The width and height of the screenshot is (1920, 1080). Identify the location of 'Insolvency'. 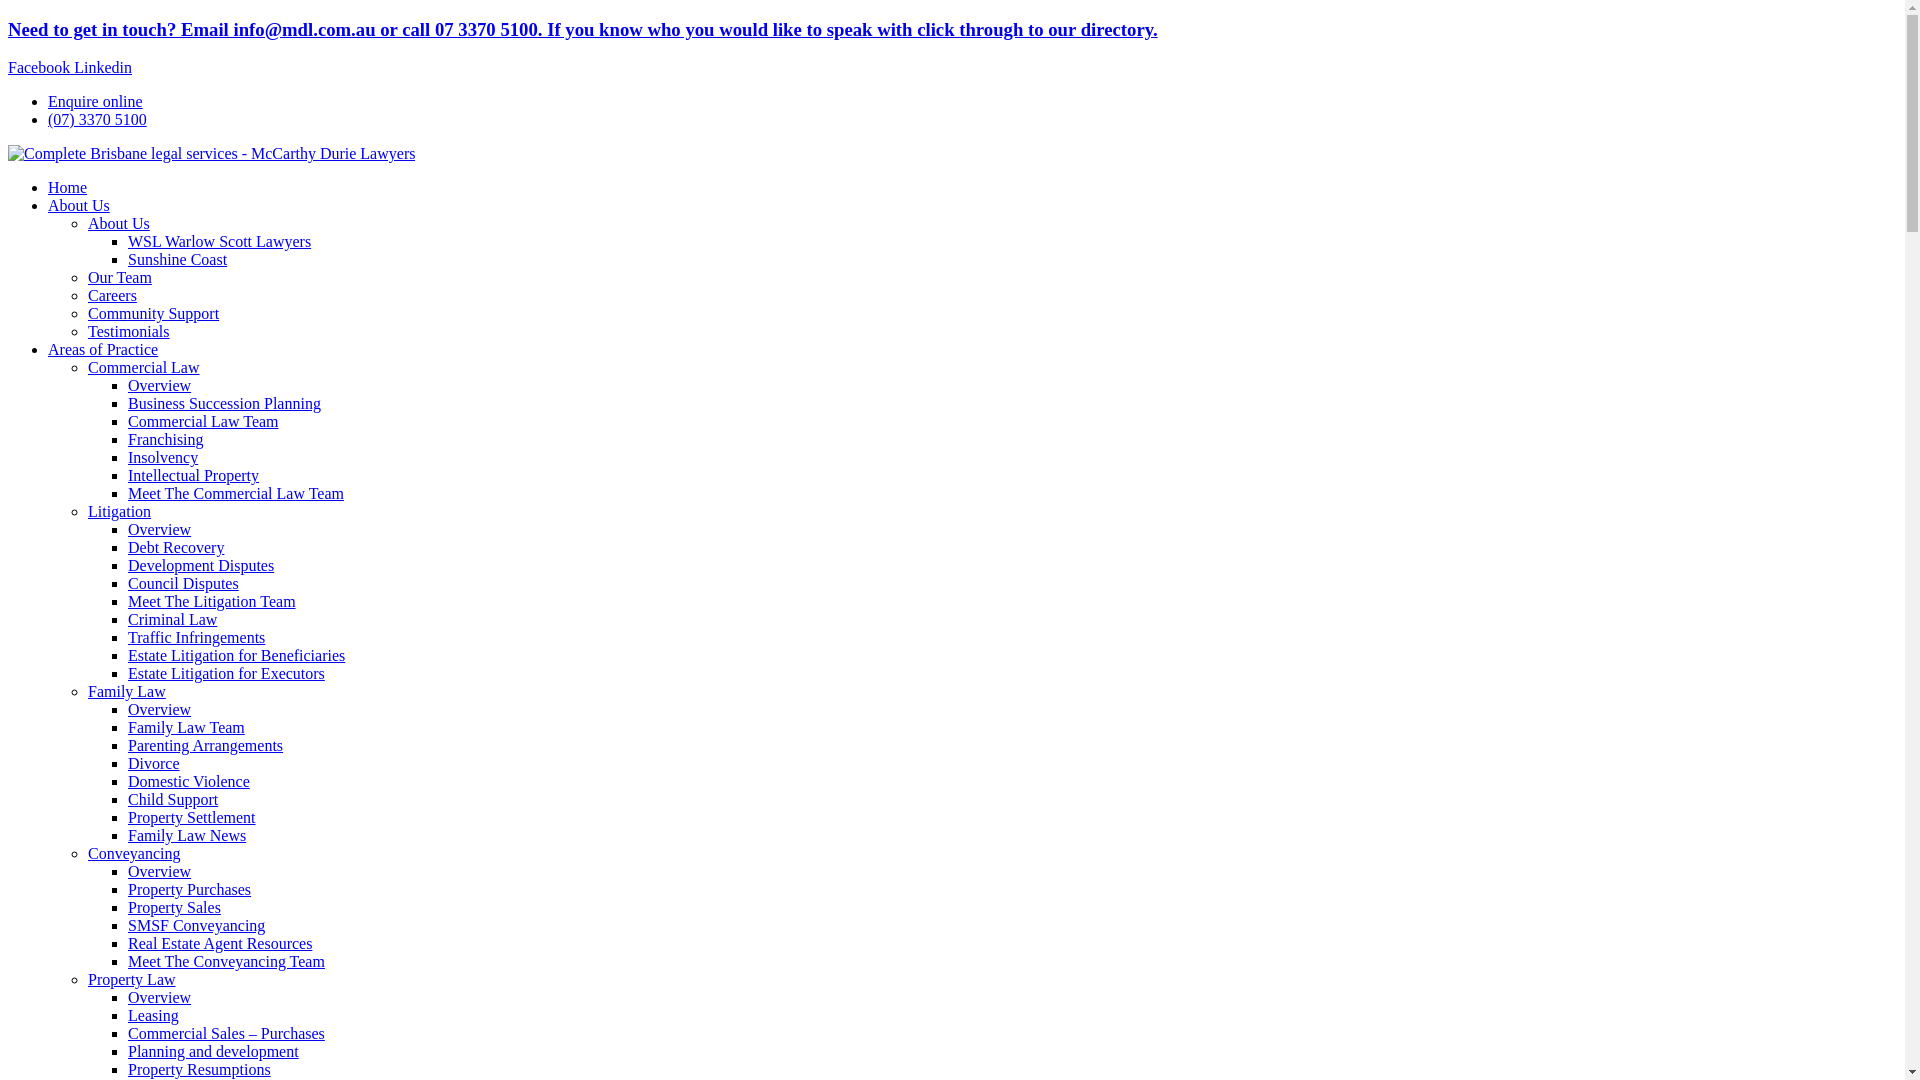
(163, 457).